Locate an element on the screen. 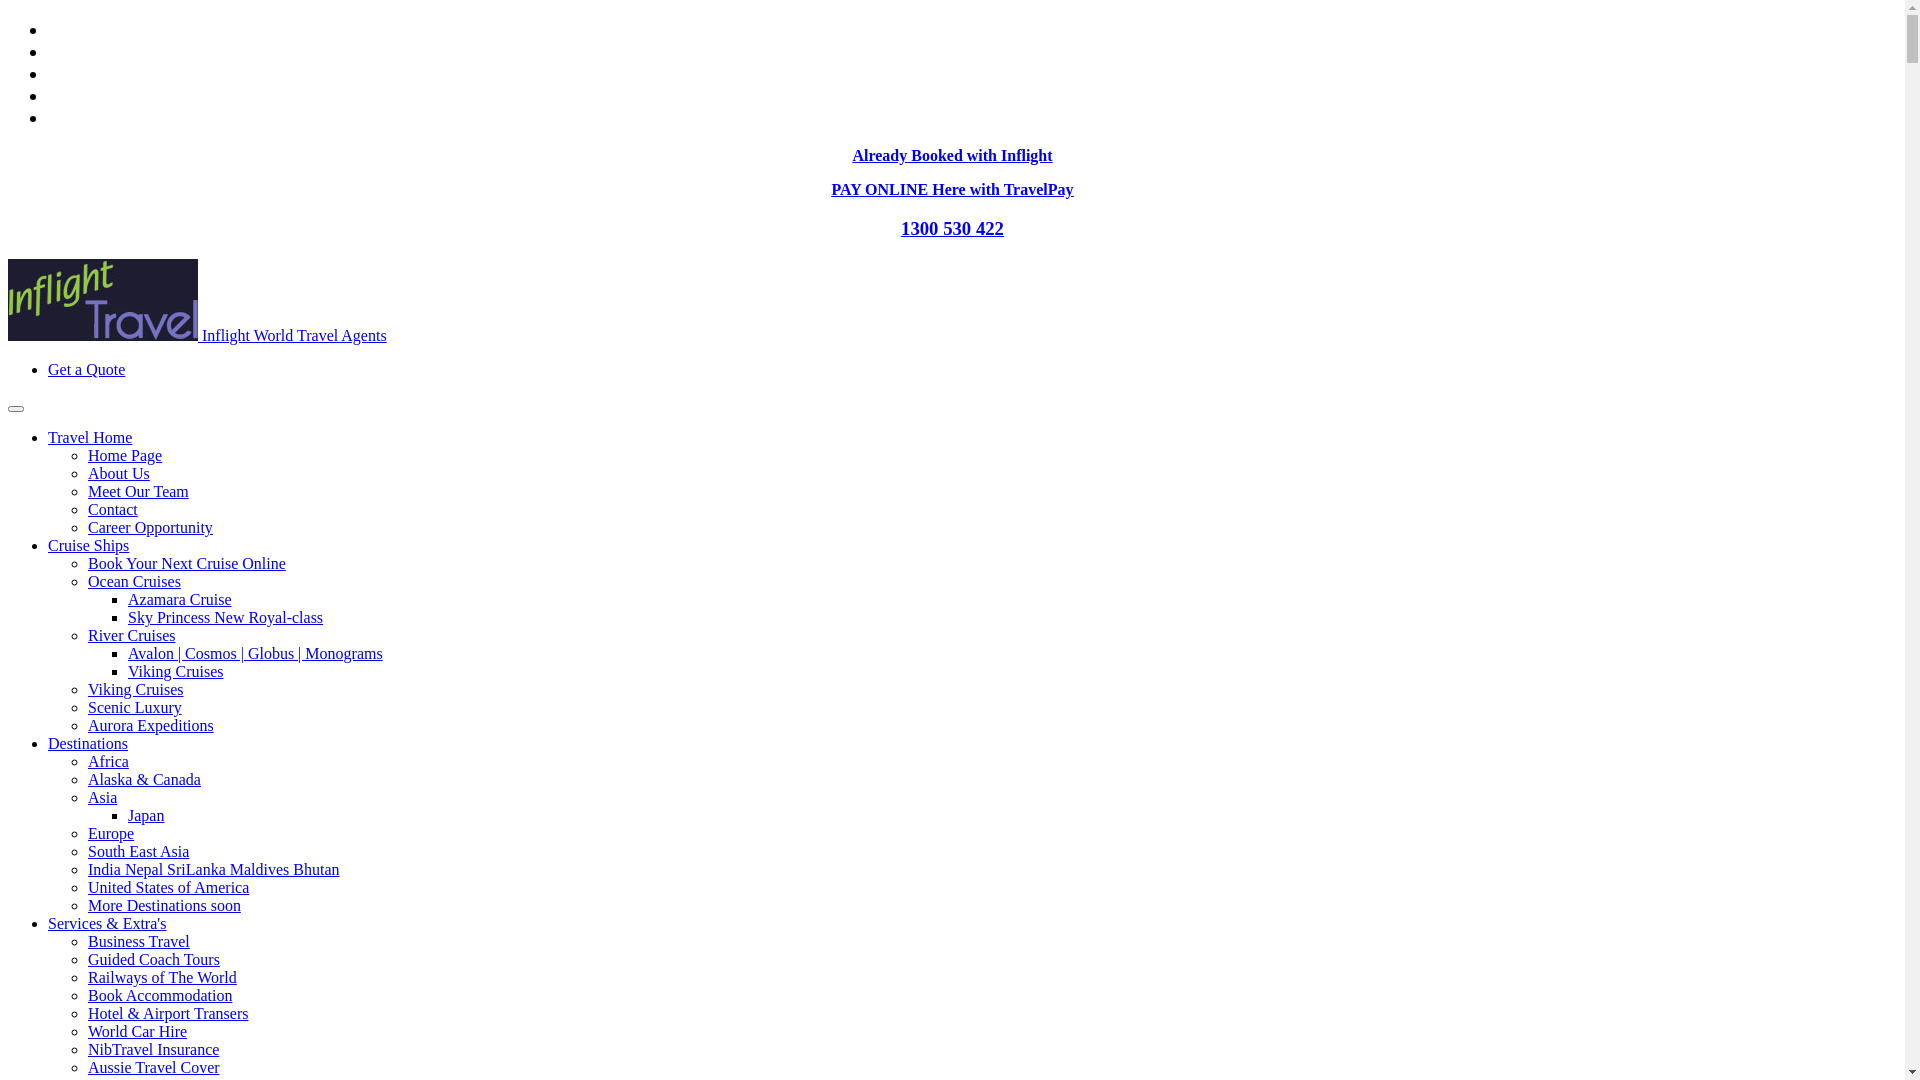  'Guided Coach Tours' is located at coordinates (152, 958).